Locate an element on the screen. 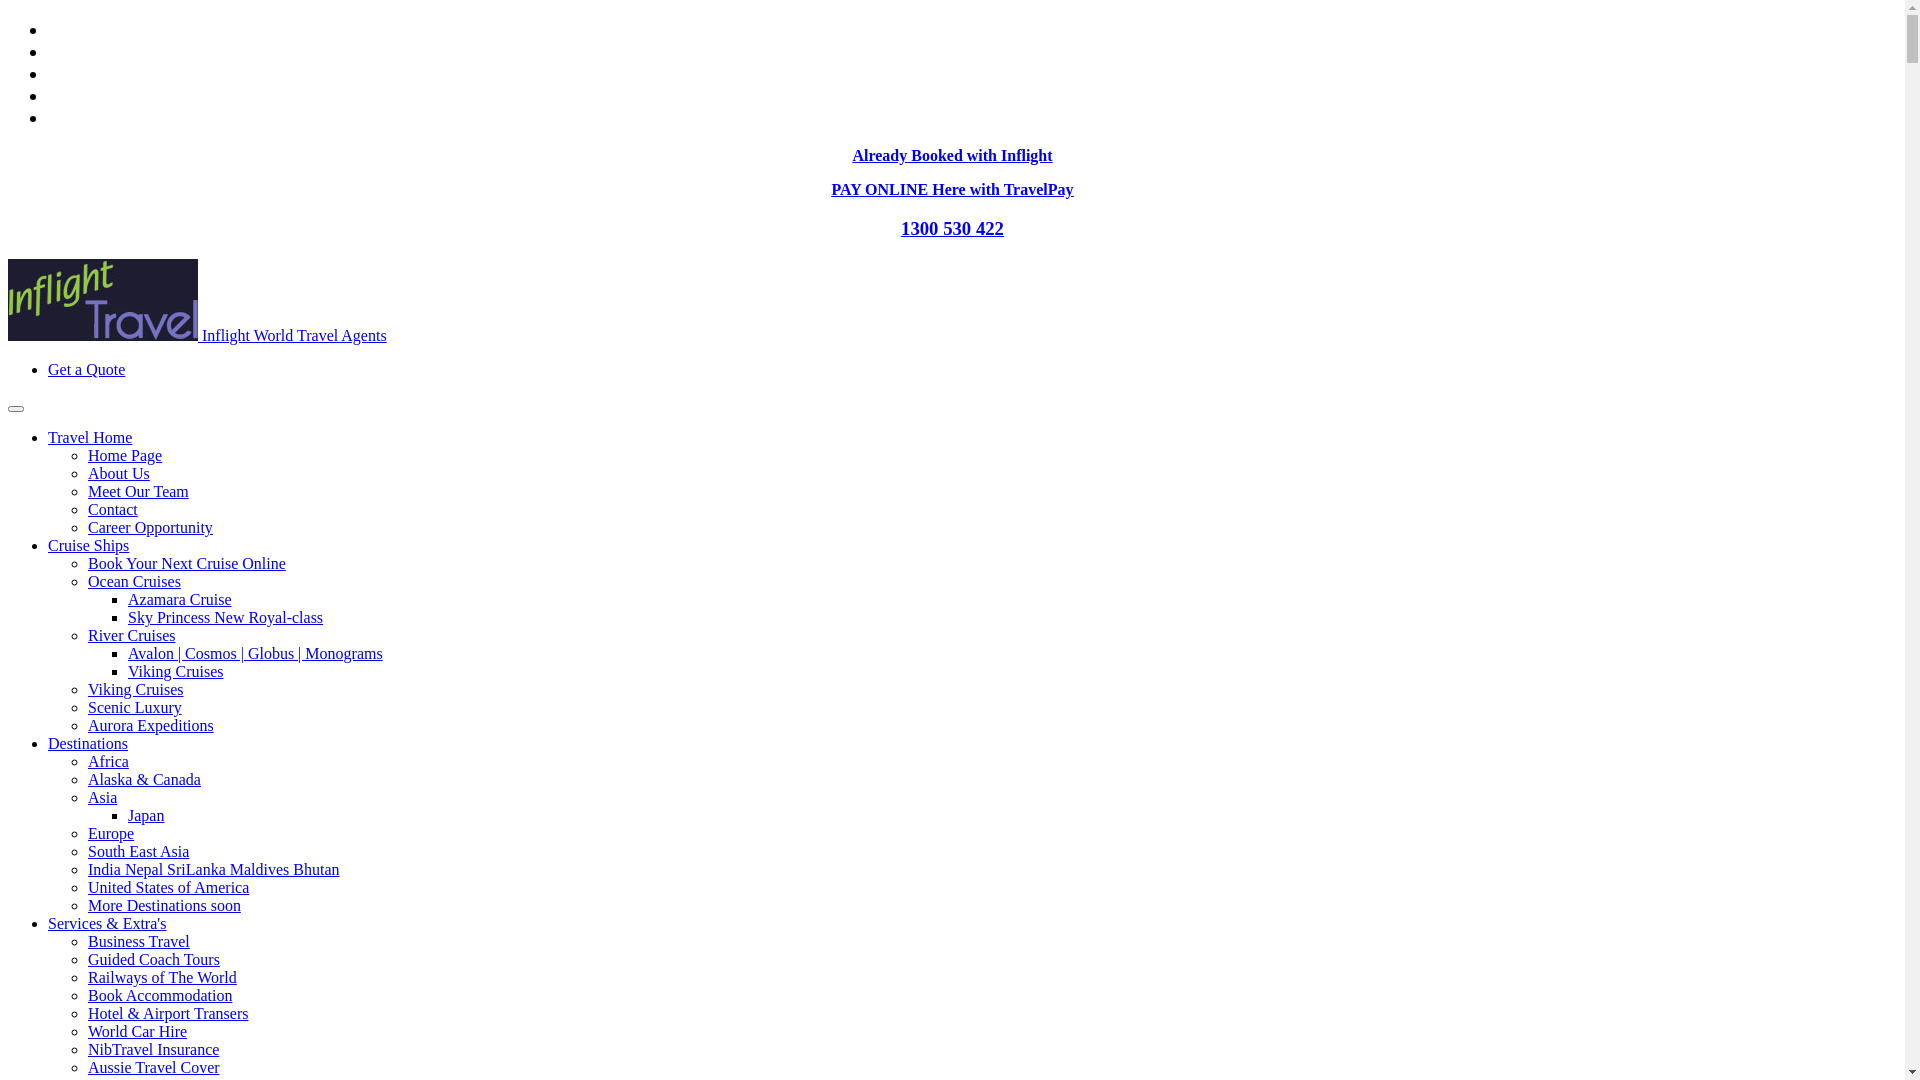  'Guided Coach Tours' is located at coordinates (152, 958).